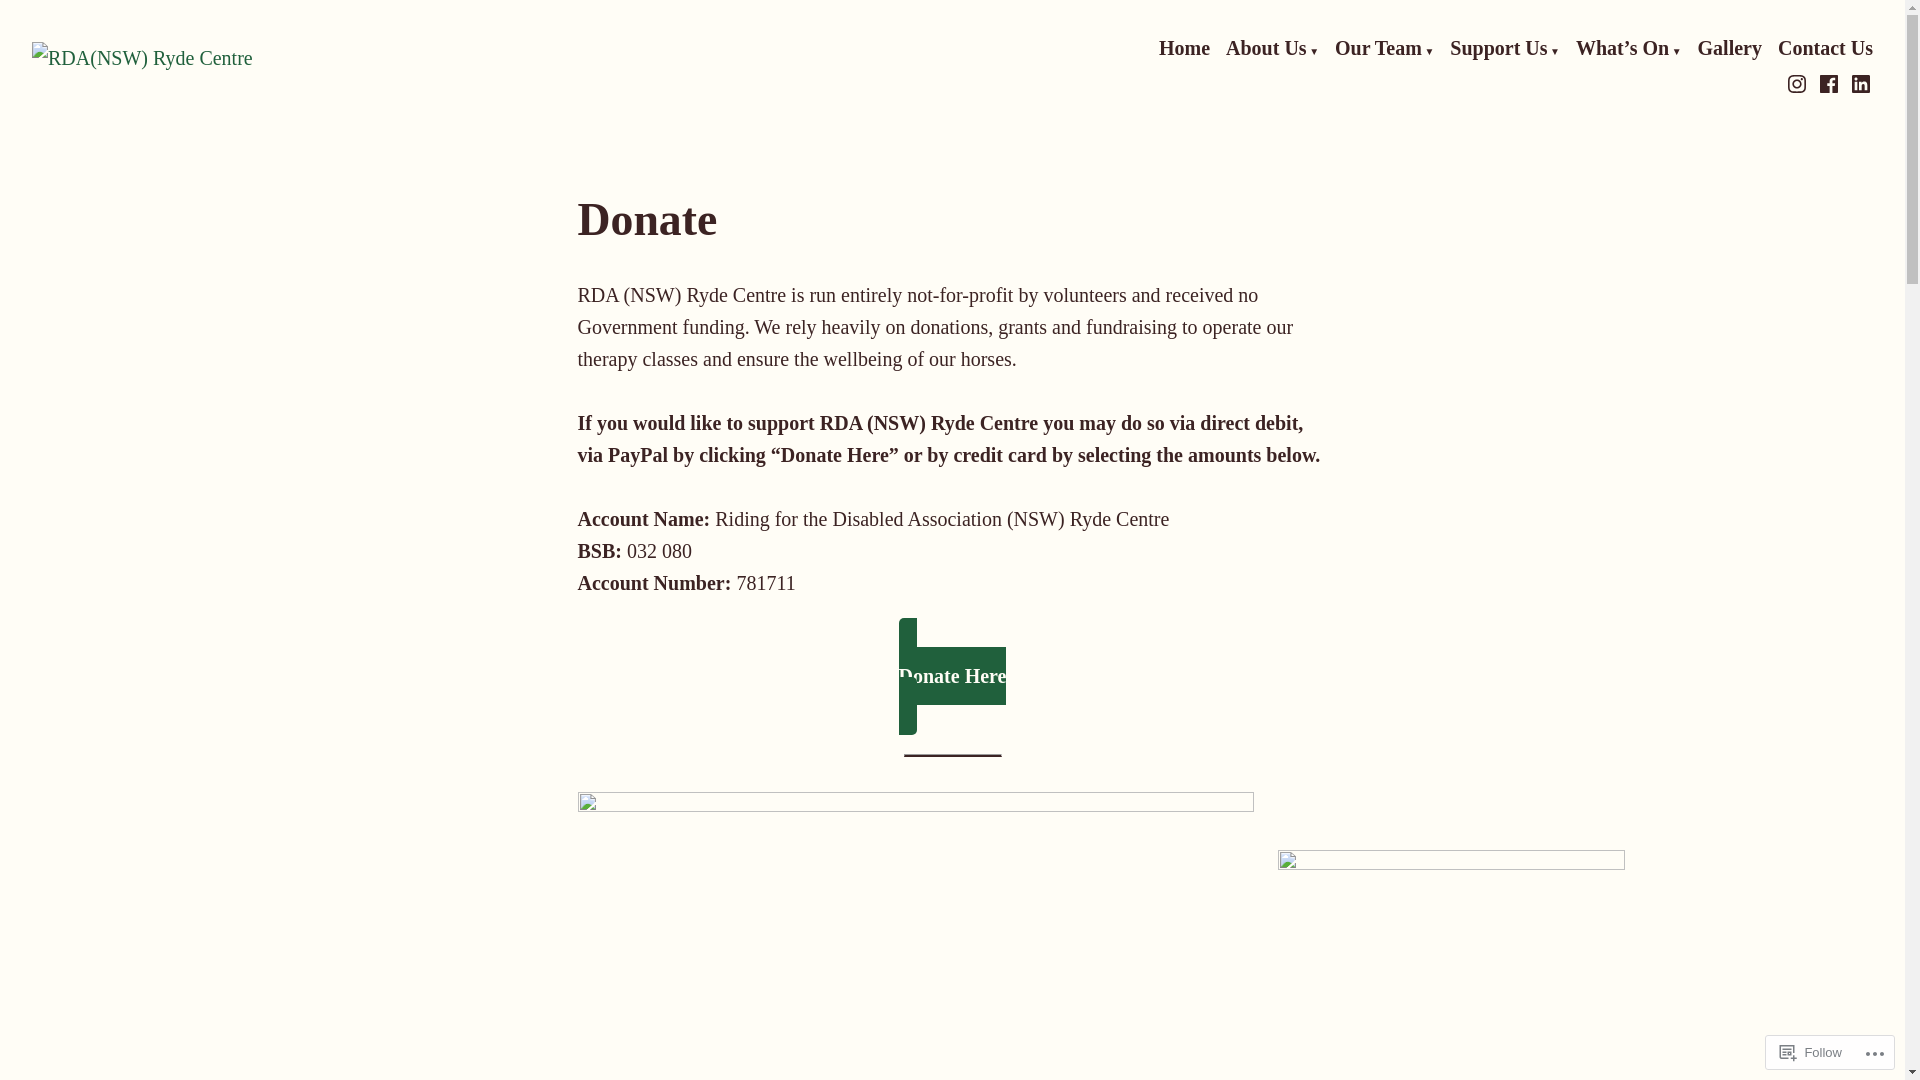 The width and height of the screenshot is (1920, 1080). Describe the element at coordinates (1224, 48) in the screenshot. I see `'About Us'` at that location.